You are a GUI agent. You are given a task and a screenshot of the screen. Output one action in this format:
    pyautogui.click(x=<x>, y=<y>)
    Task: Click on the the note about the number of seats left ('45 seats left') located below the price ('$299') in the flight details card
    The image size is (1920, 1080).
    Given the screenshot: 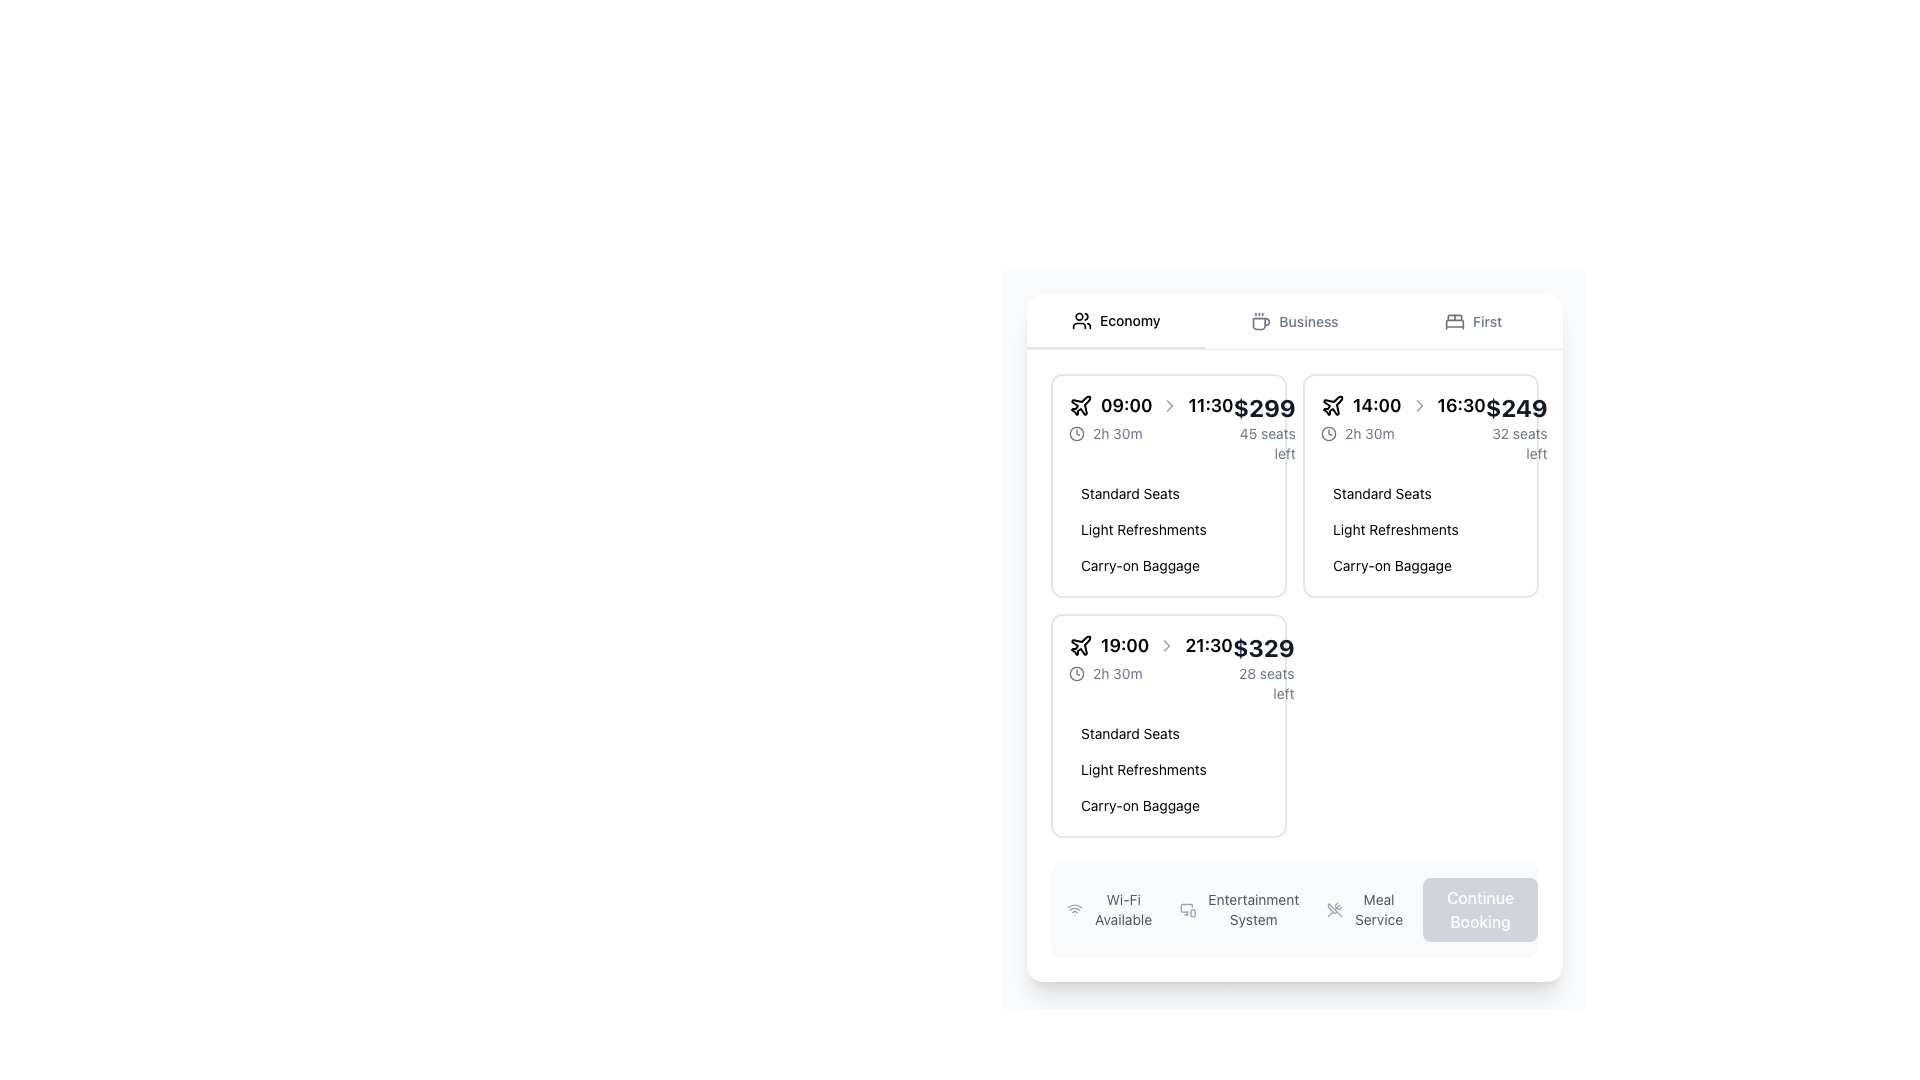 What is the action you would take?
    pyautogui.click(x=1263, y=427)
    